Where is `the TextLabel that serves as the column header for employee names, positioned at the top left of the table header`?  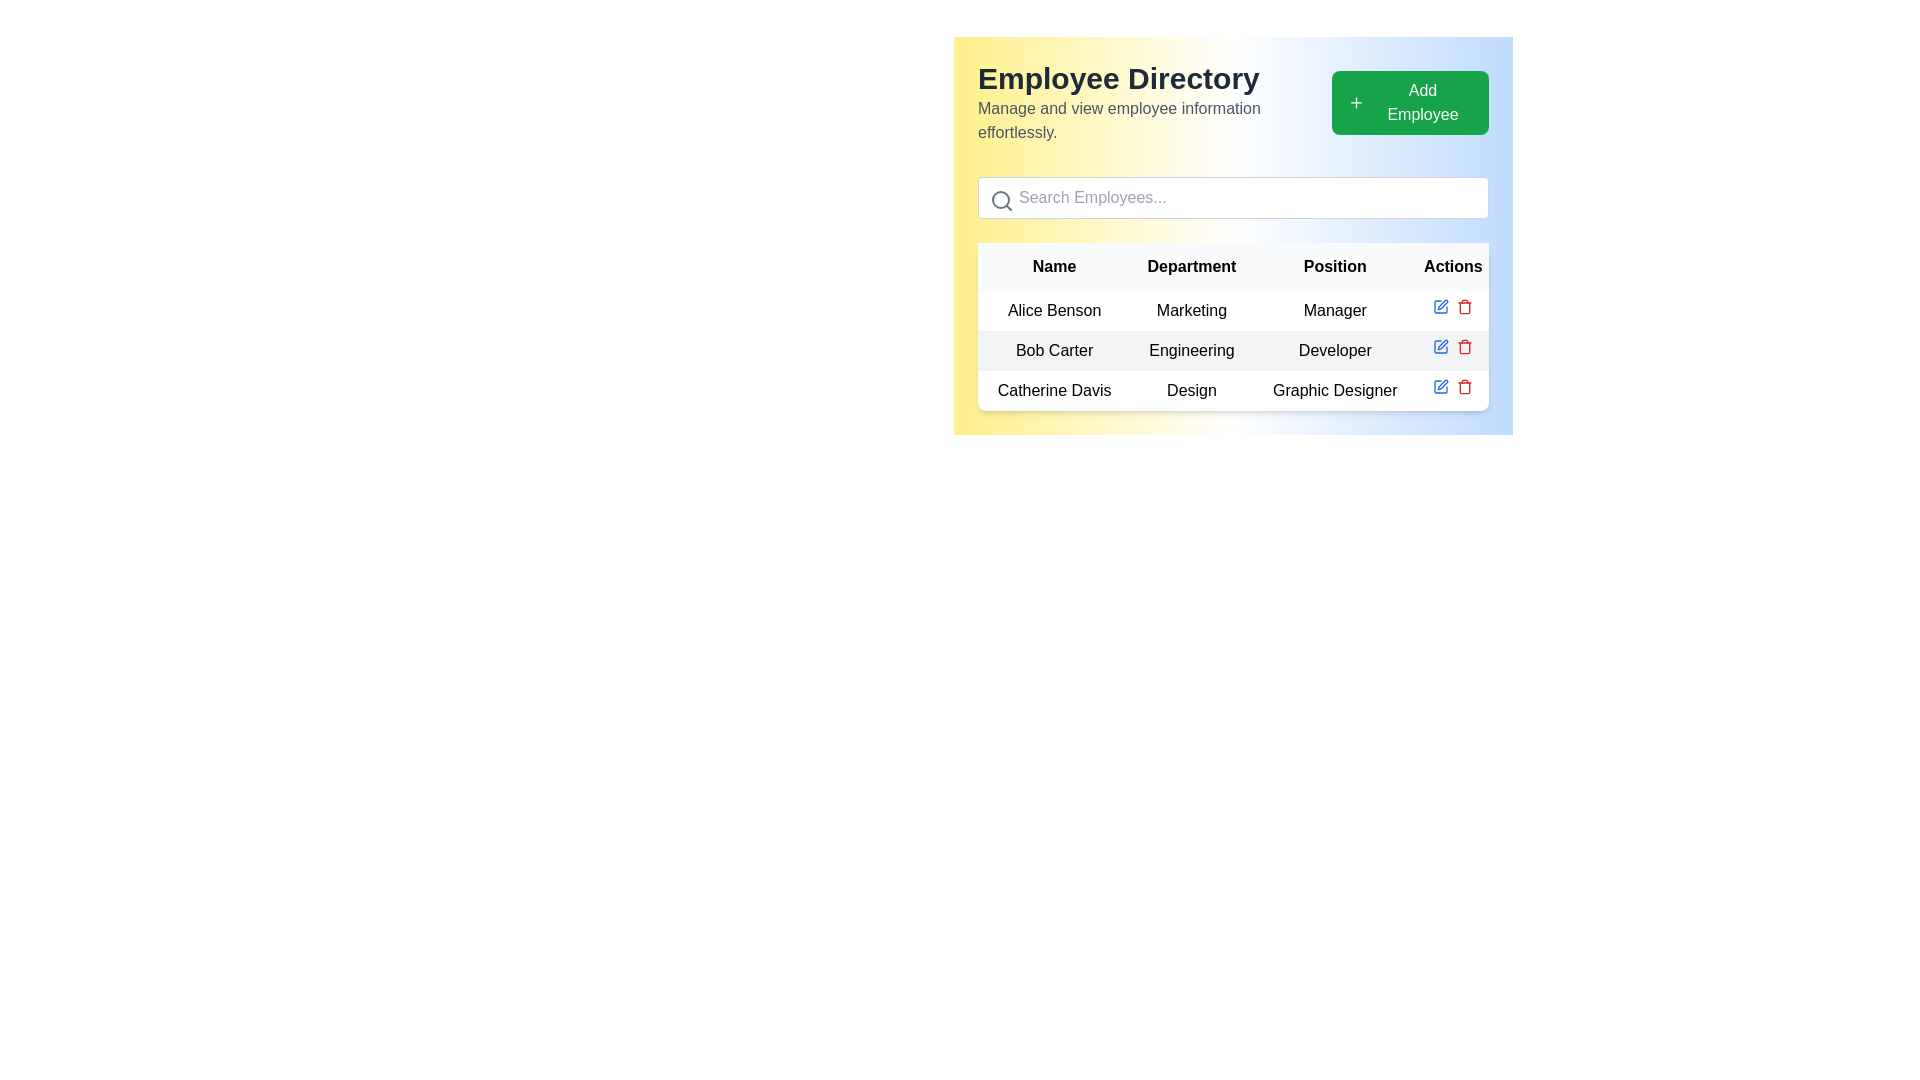 the TextLabel that serves as the column header for employee names, positioned at the top left of the table header is located at coordinates (1053, 265).